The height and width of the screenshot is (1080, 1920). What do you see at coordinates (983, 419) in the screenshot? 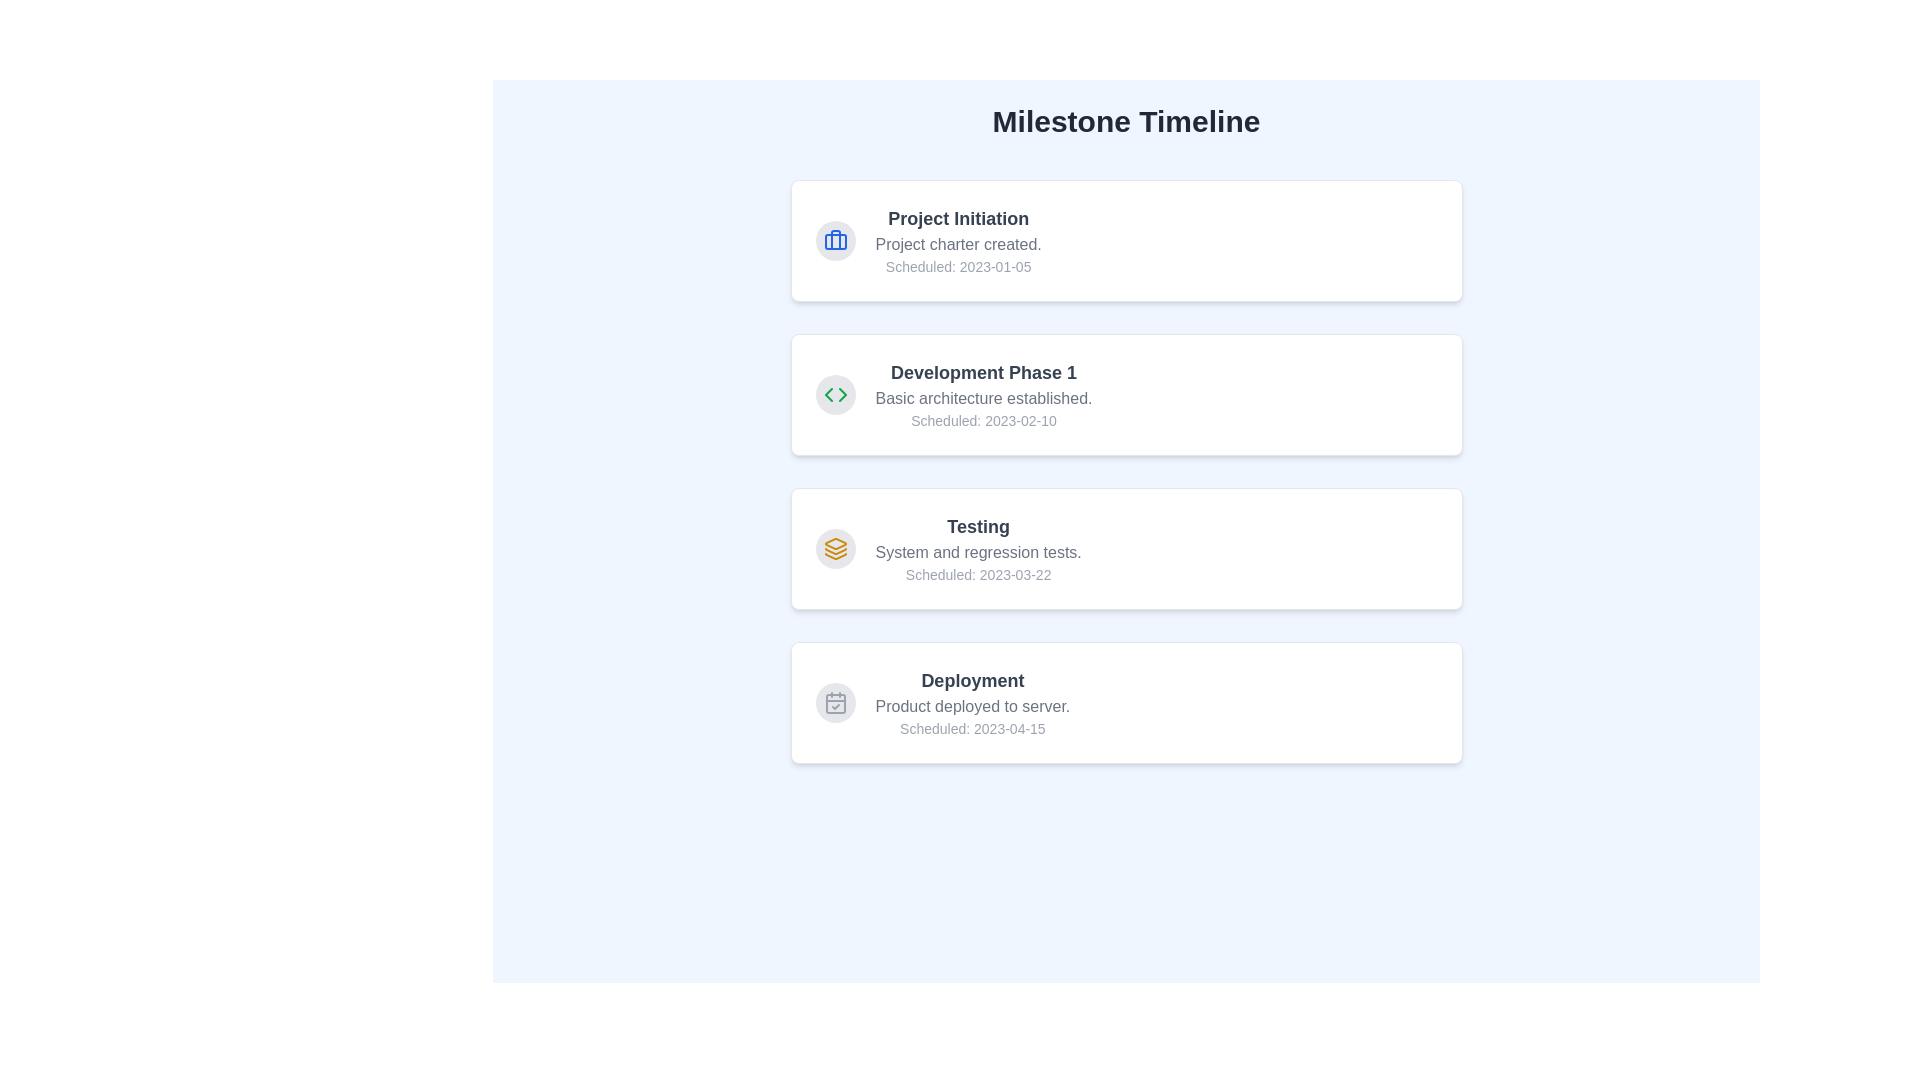
I see `text display element that shows 'Scheduled: 2023-02-10' located beneath 'Basic architecture established.' in the 'Development Phase 1' card` at bounding box center [983, 419].